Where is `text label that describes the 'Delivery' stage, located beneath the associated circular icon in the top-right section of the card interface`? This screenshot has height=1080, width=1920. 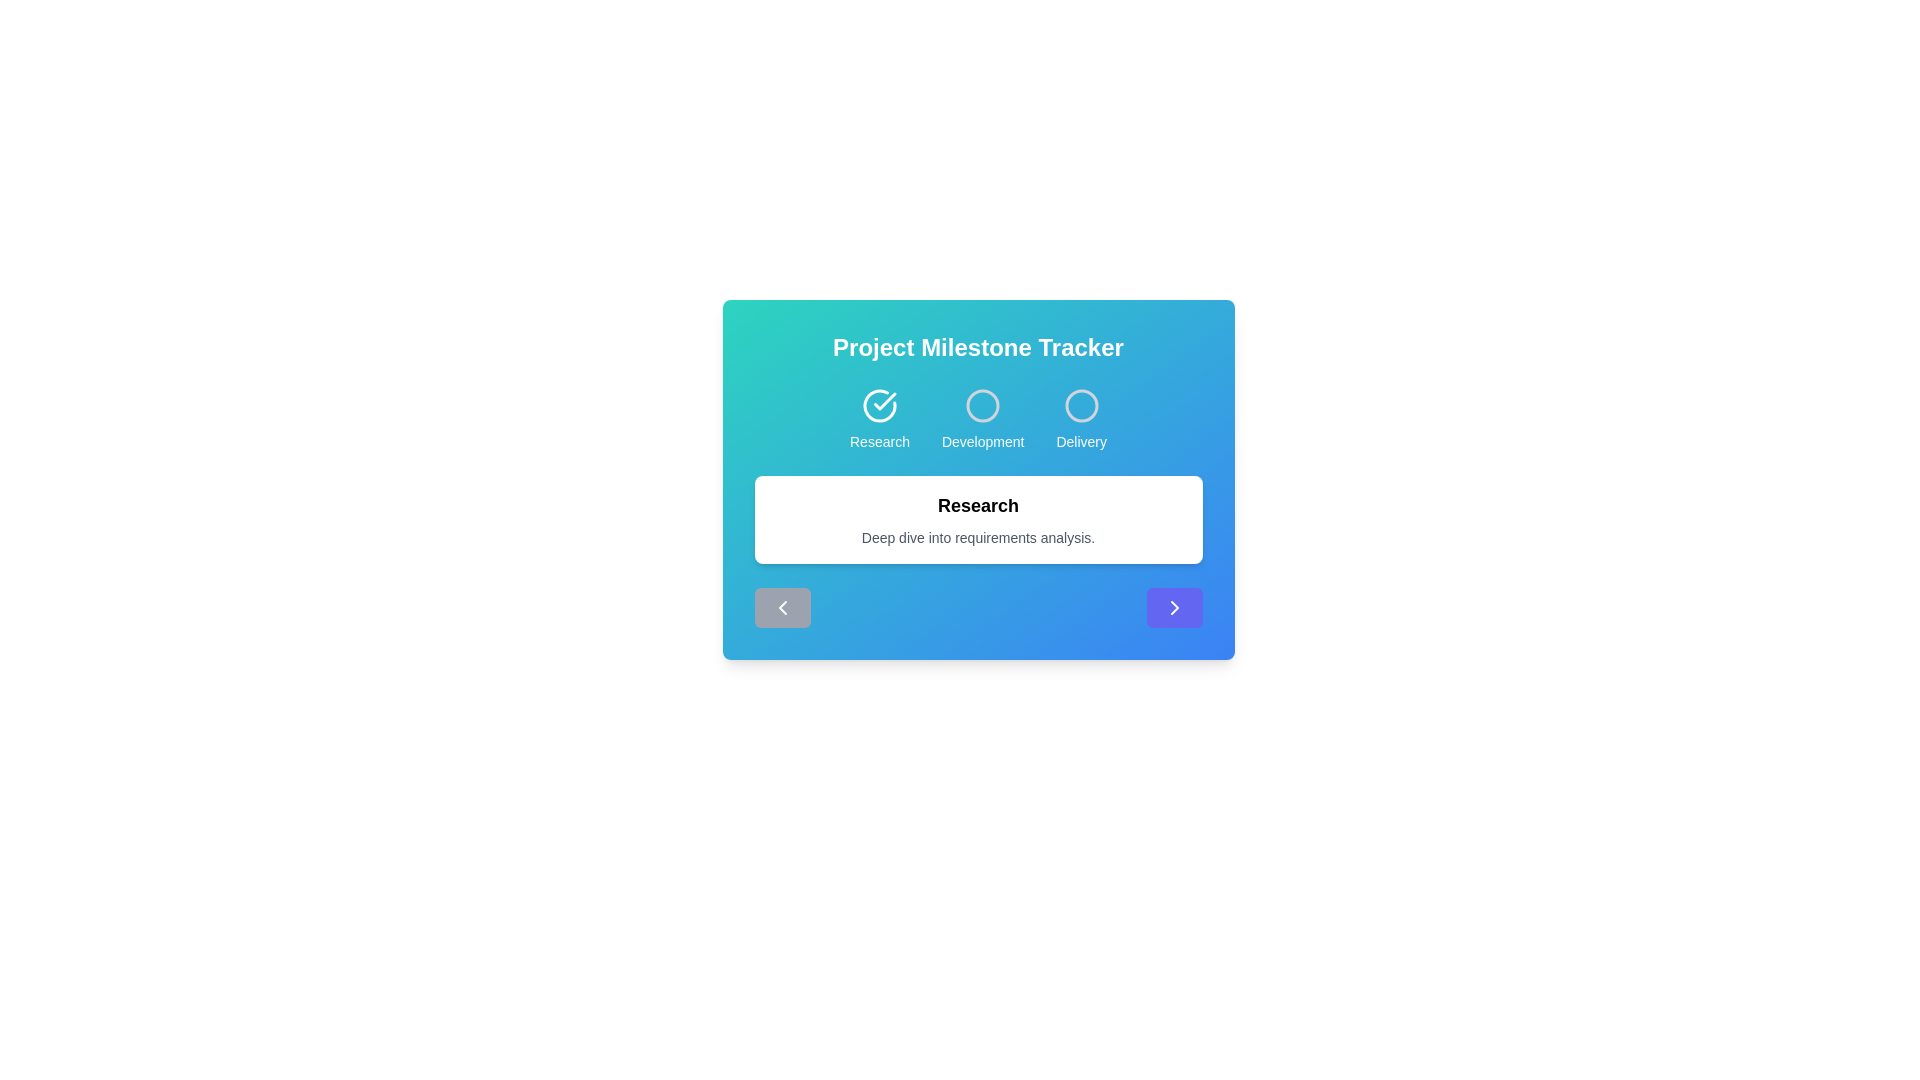
text label that describes the 'Delivery' stage, located beneath the associated circular icon in the top-right section of the card interface is located at coordinates (1080, 441).